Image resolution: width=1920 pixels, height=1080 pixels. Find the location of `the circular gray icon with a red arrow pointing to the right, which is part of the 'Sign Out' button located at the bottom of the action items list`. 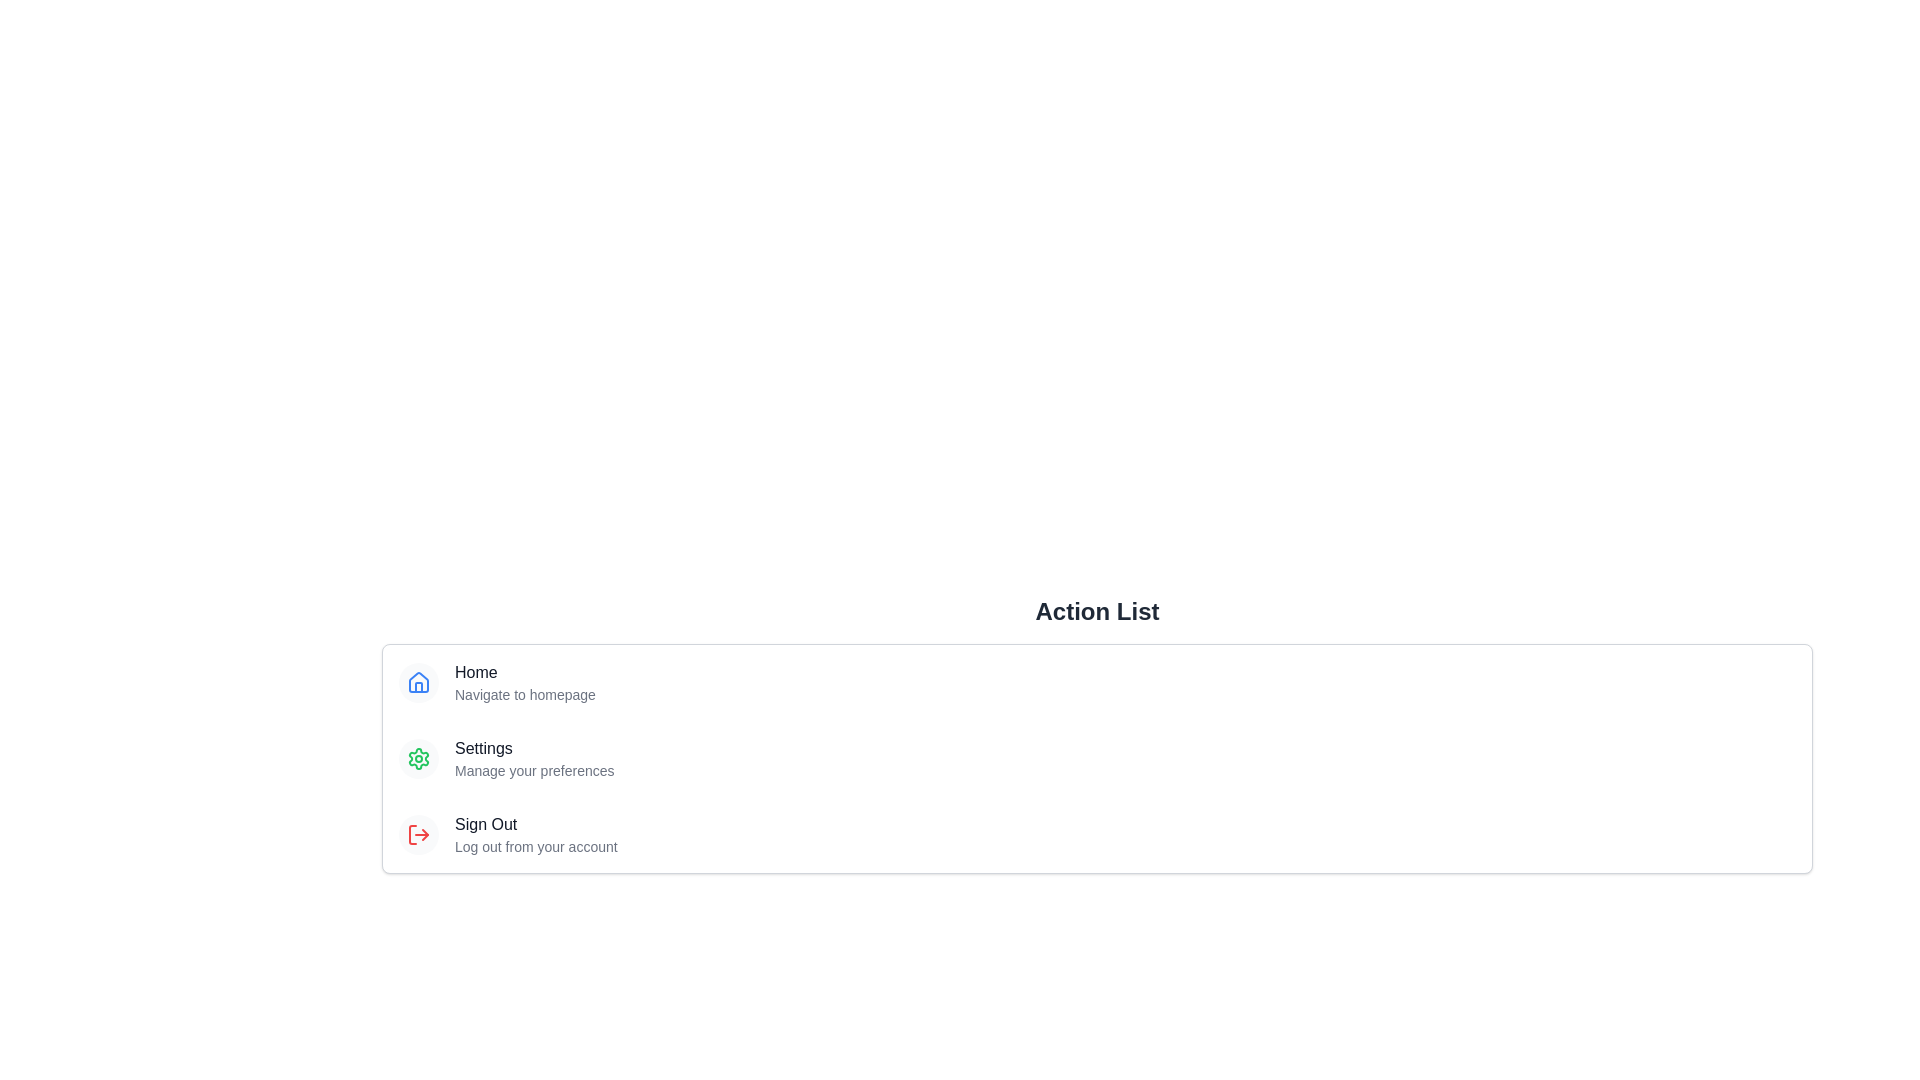

the circular gray icon with a red arrow pointing to the right, which is part of the 'Sign Out' button located at the bottom of the action items list is located at coordinates (417, 834).